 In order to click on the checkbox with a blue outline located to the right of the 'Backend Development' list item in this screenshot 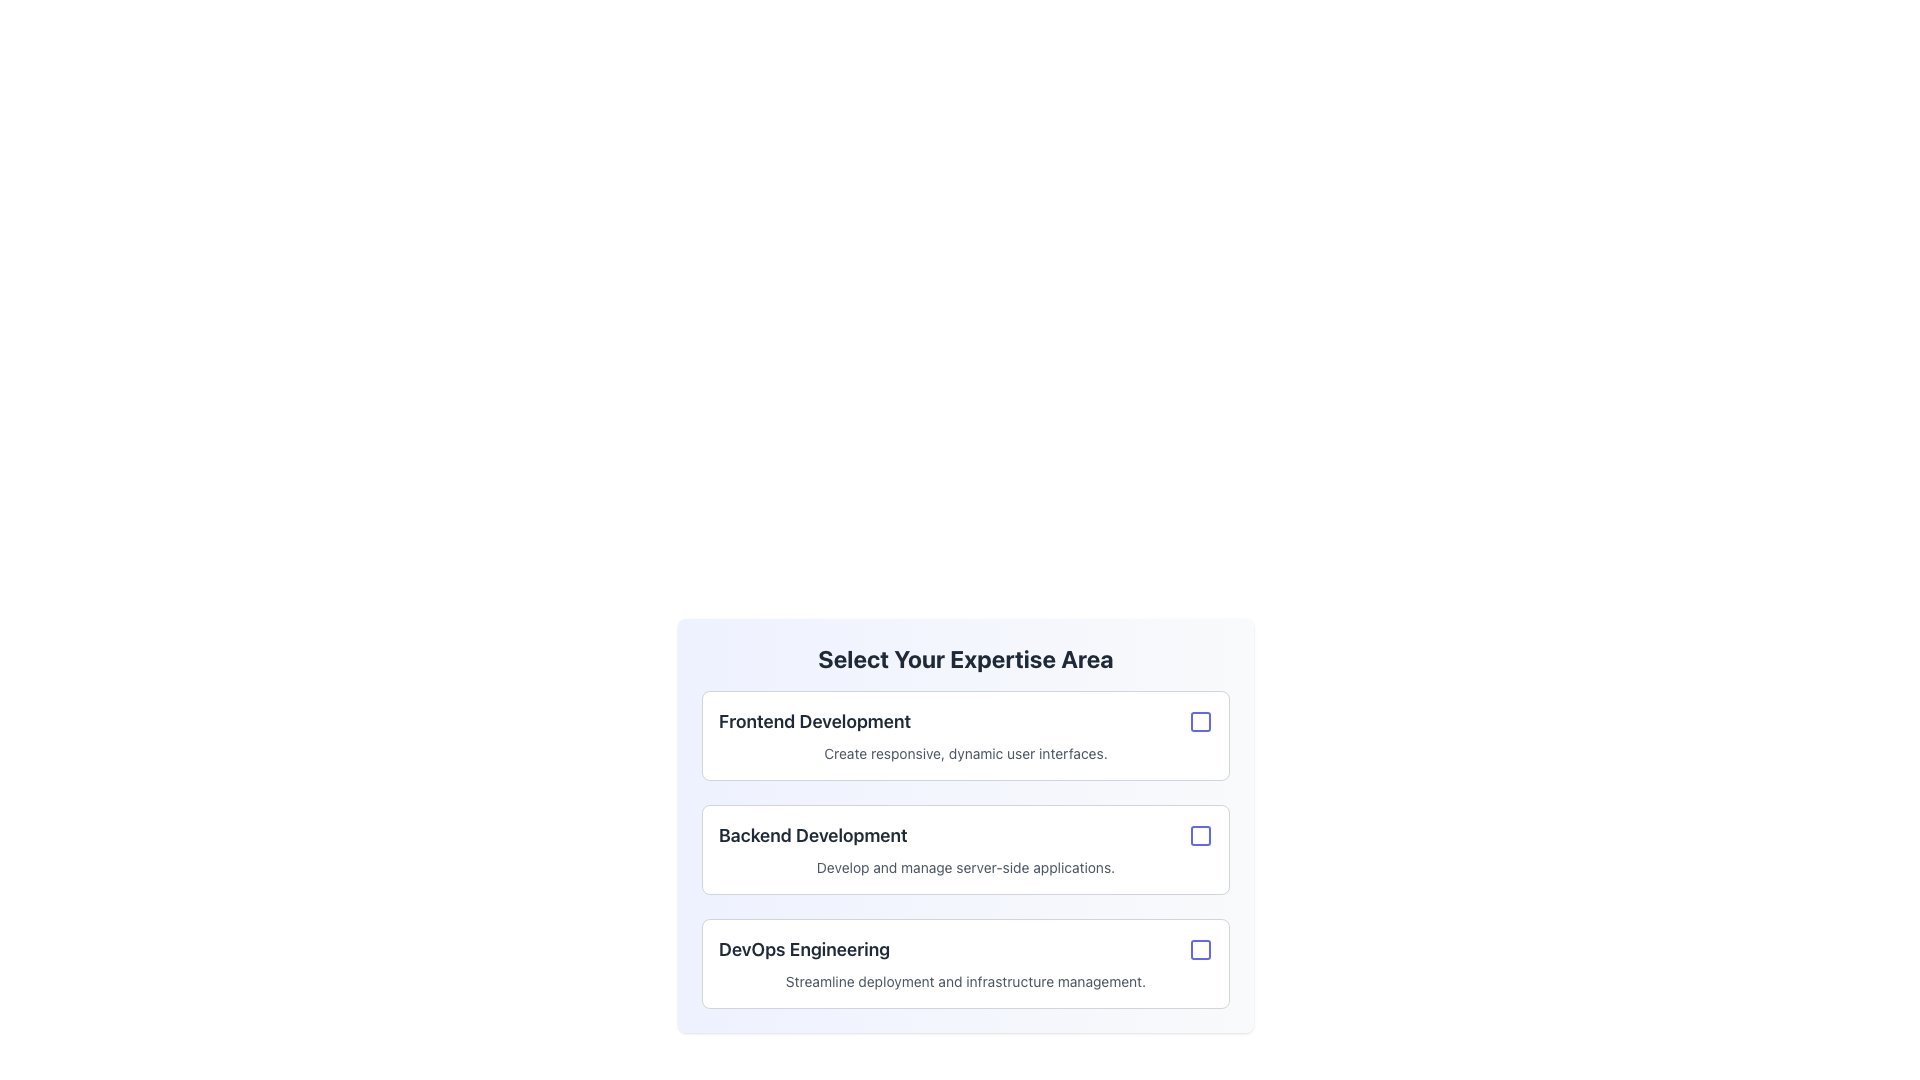, I will do `click(1200, 836)`.